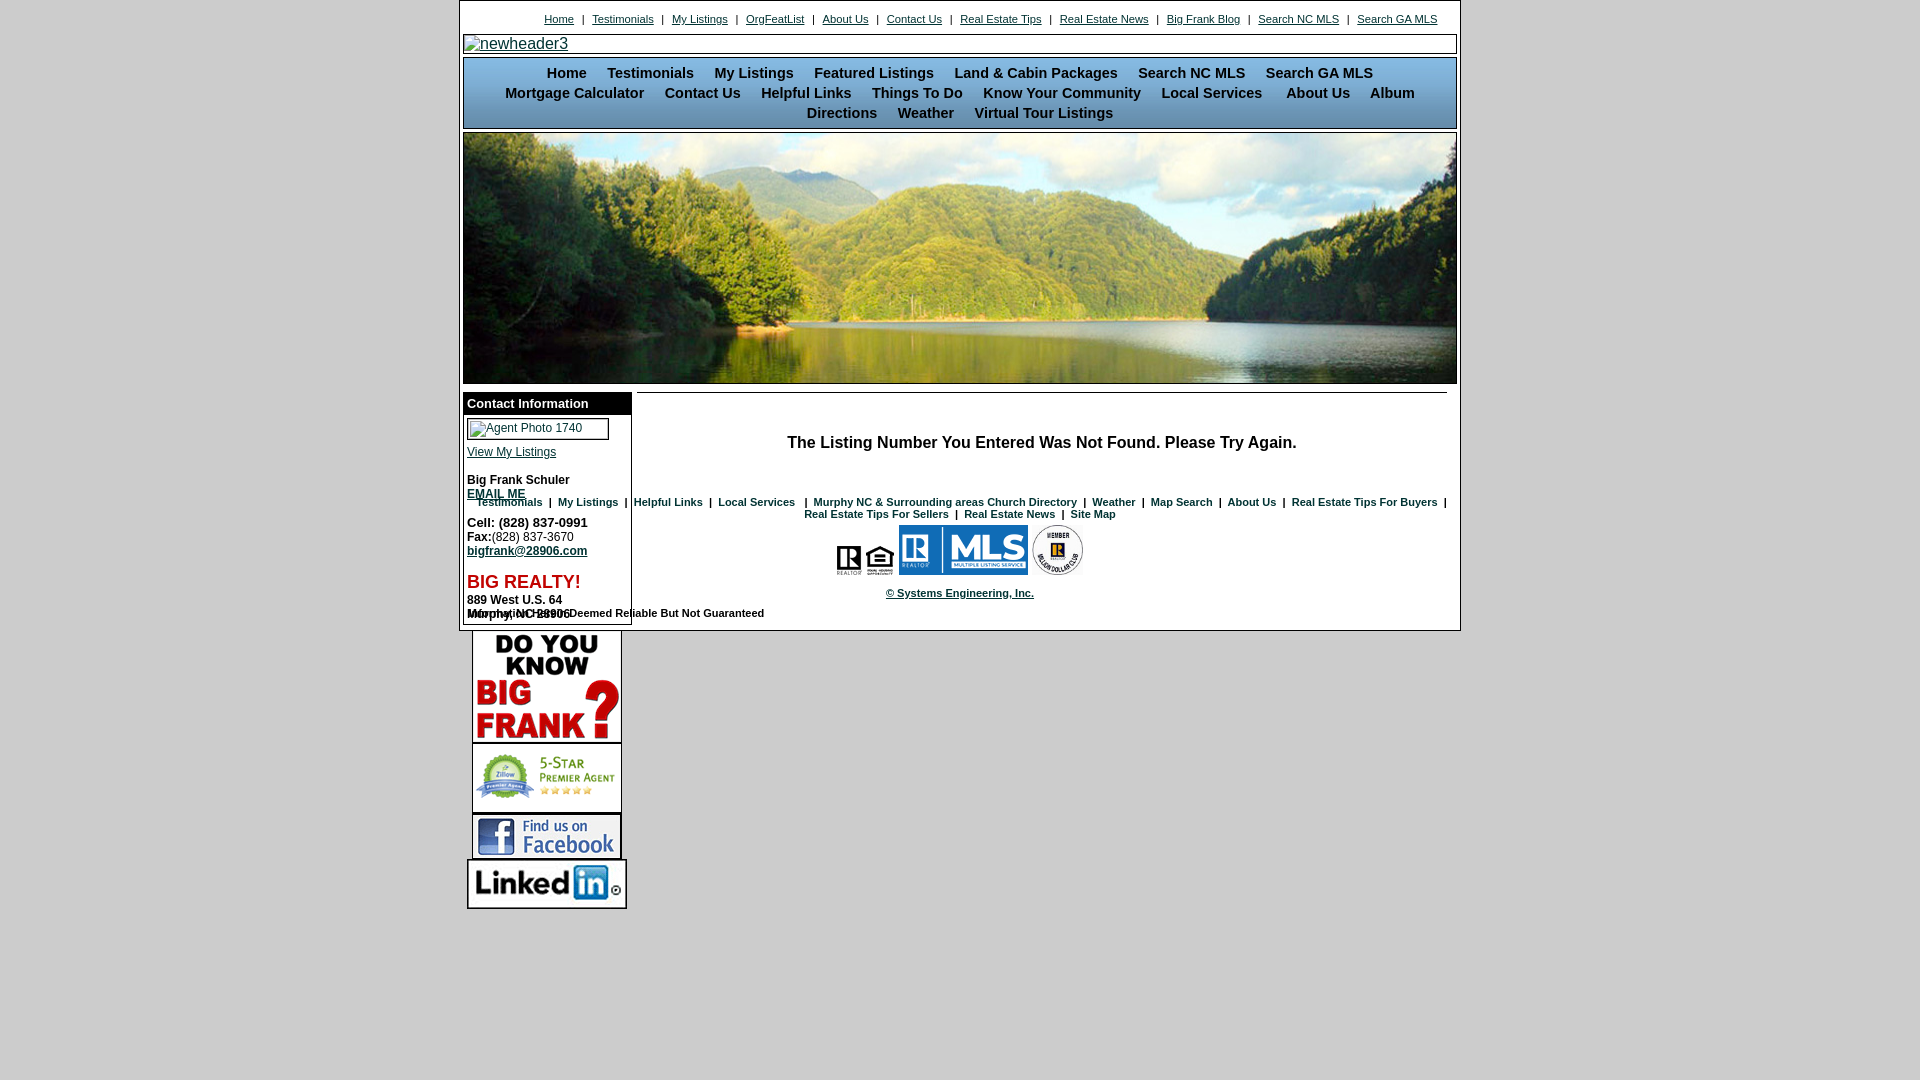 The width and height of the screenshot is (1920, 1080). What do you see at coordinates (573, 92) in the screenshot?
I see `'Mortgage Calculator'` at bounding box center [573, 92].